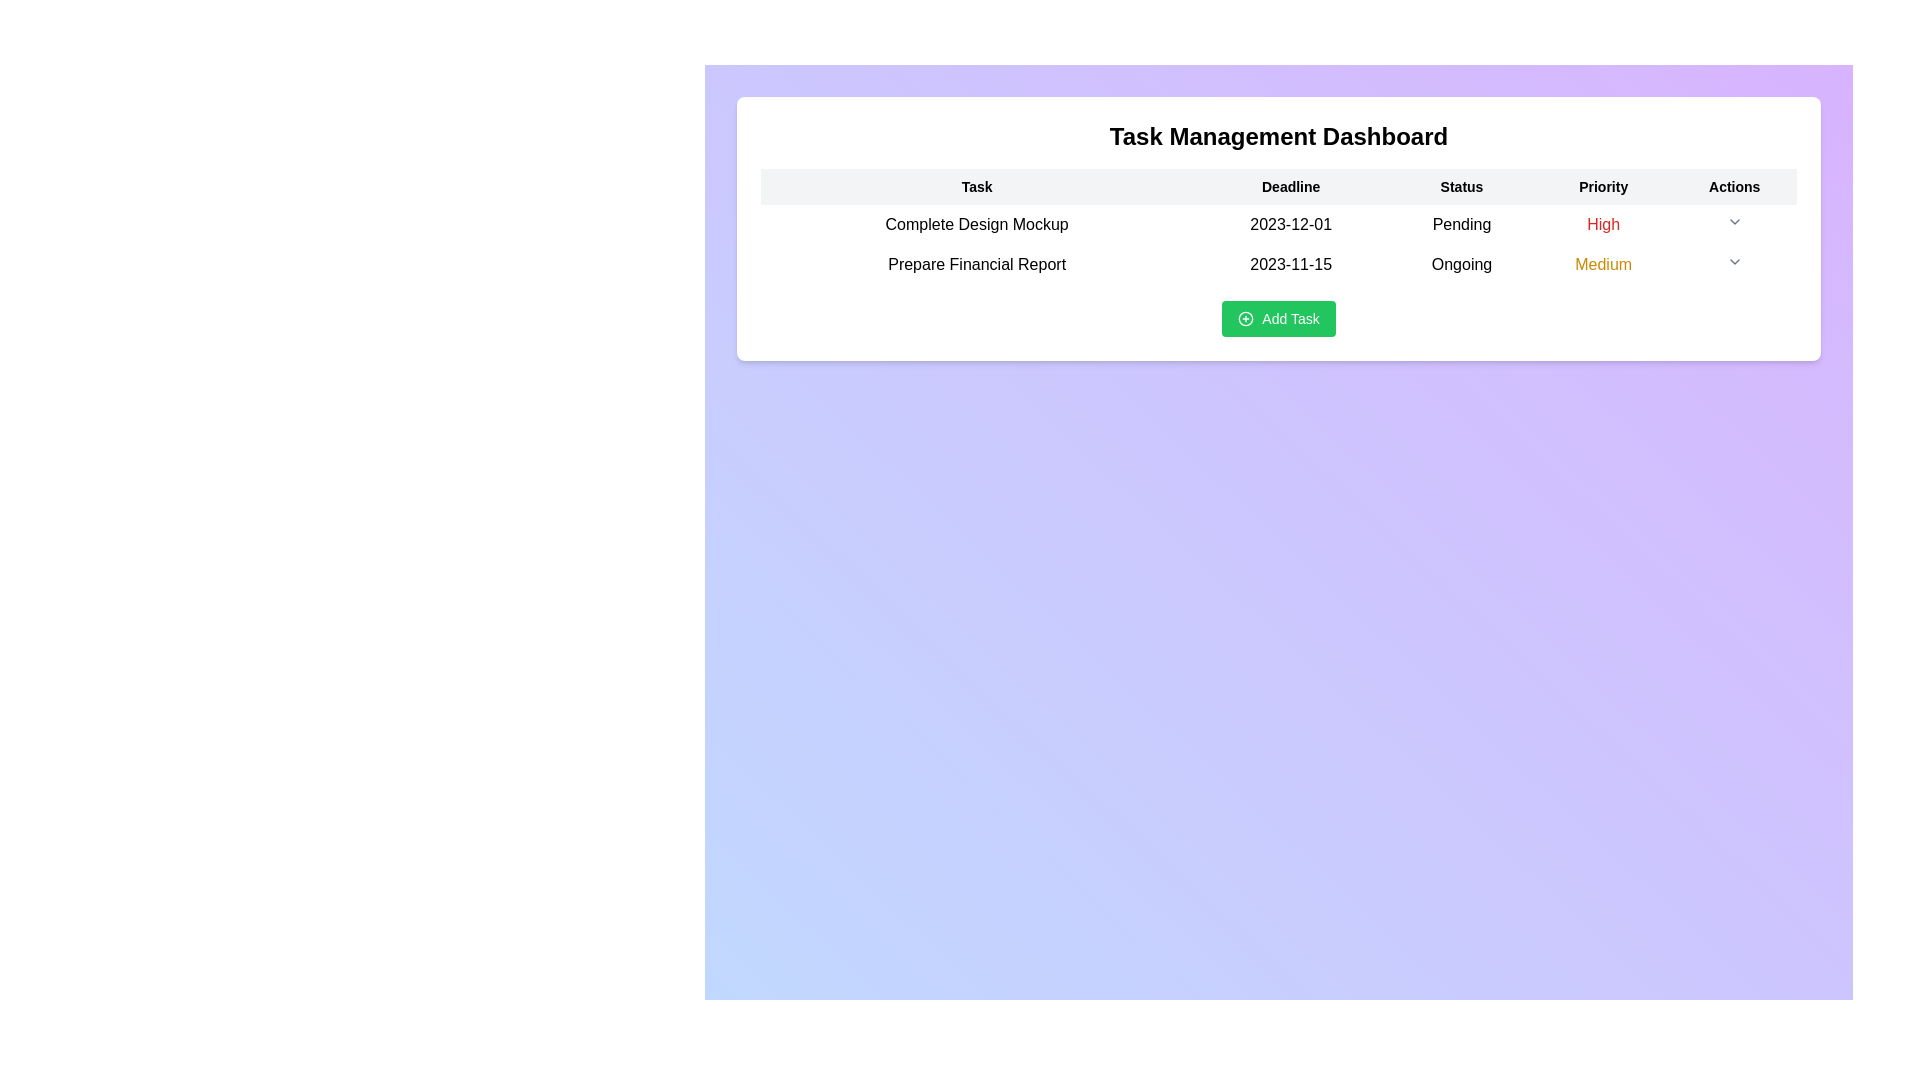 Image resolution: width=1920 pixels, height=1080 pixels. Describe the element at coordinates (1277, 186) in the screenshot. I see `headers from the table header row in the task management dashboard, which includes 'Task', 'Deadline', 'Status', 'Priority', and 'Actions'` at that location.